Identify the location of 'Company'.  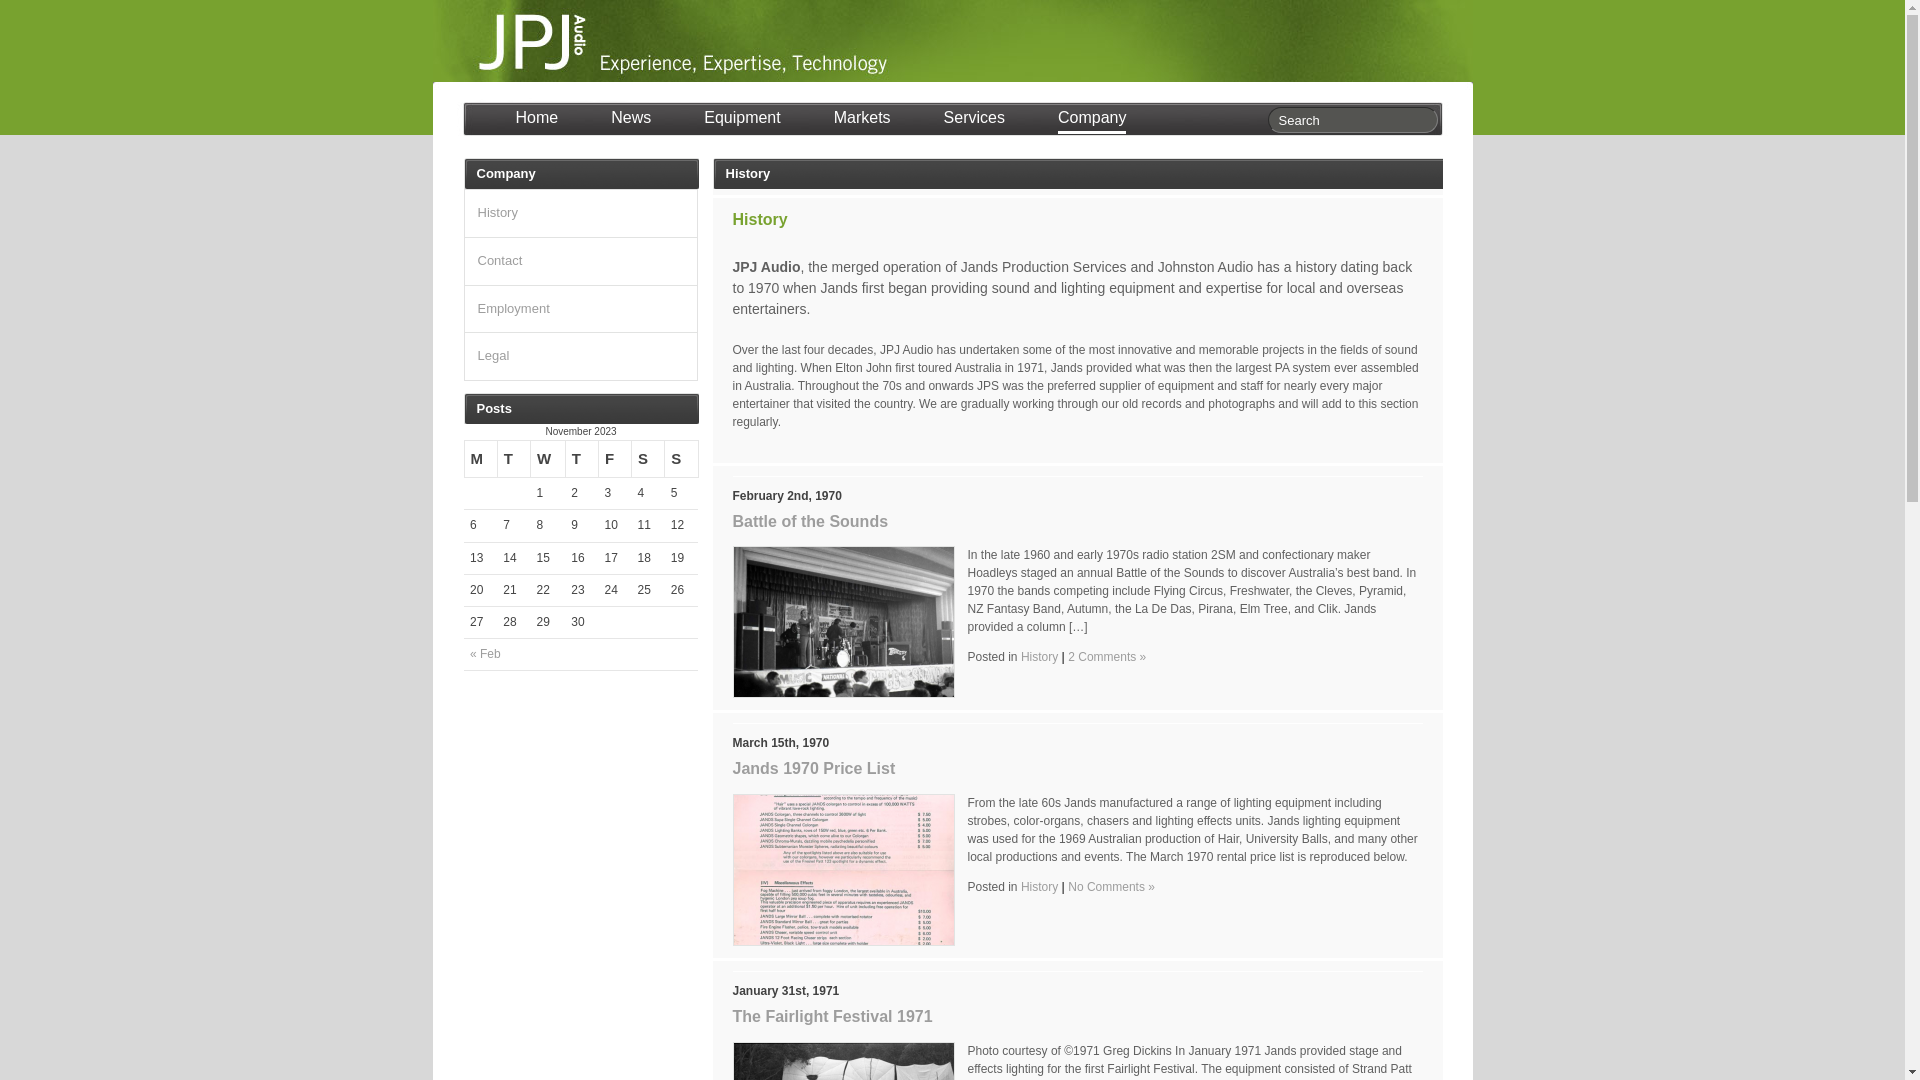
(1090, 120).